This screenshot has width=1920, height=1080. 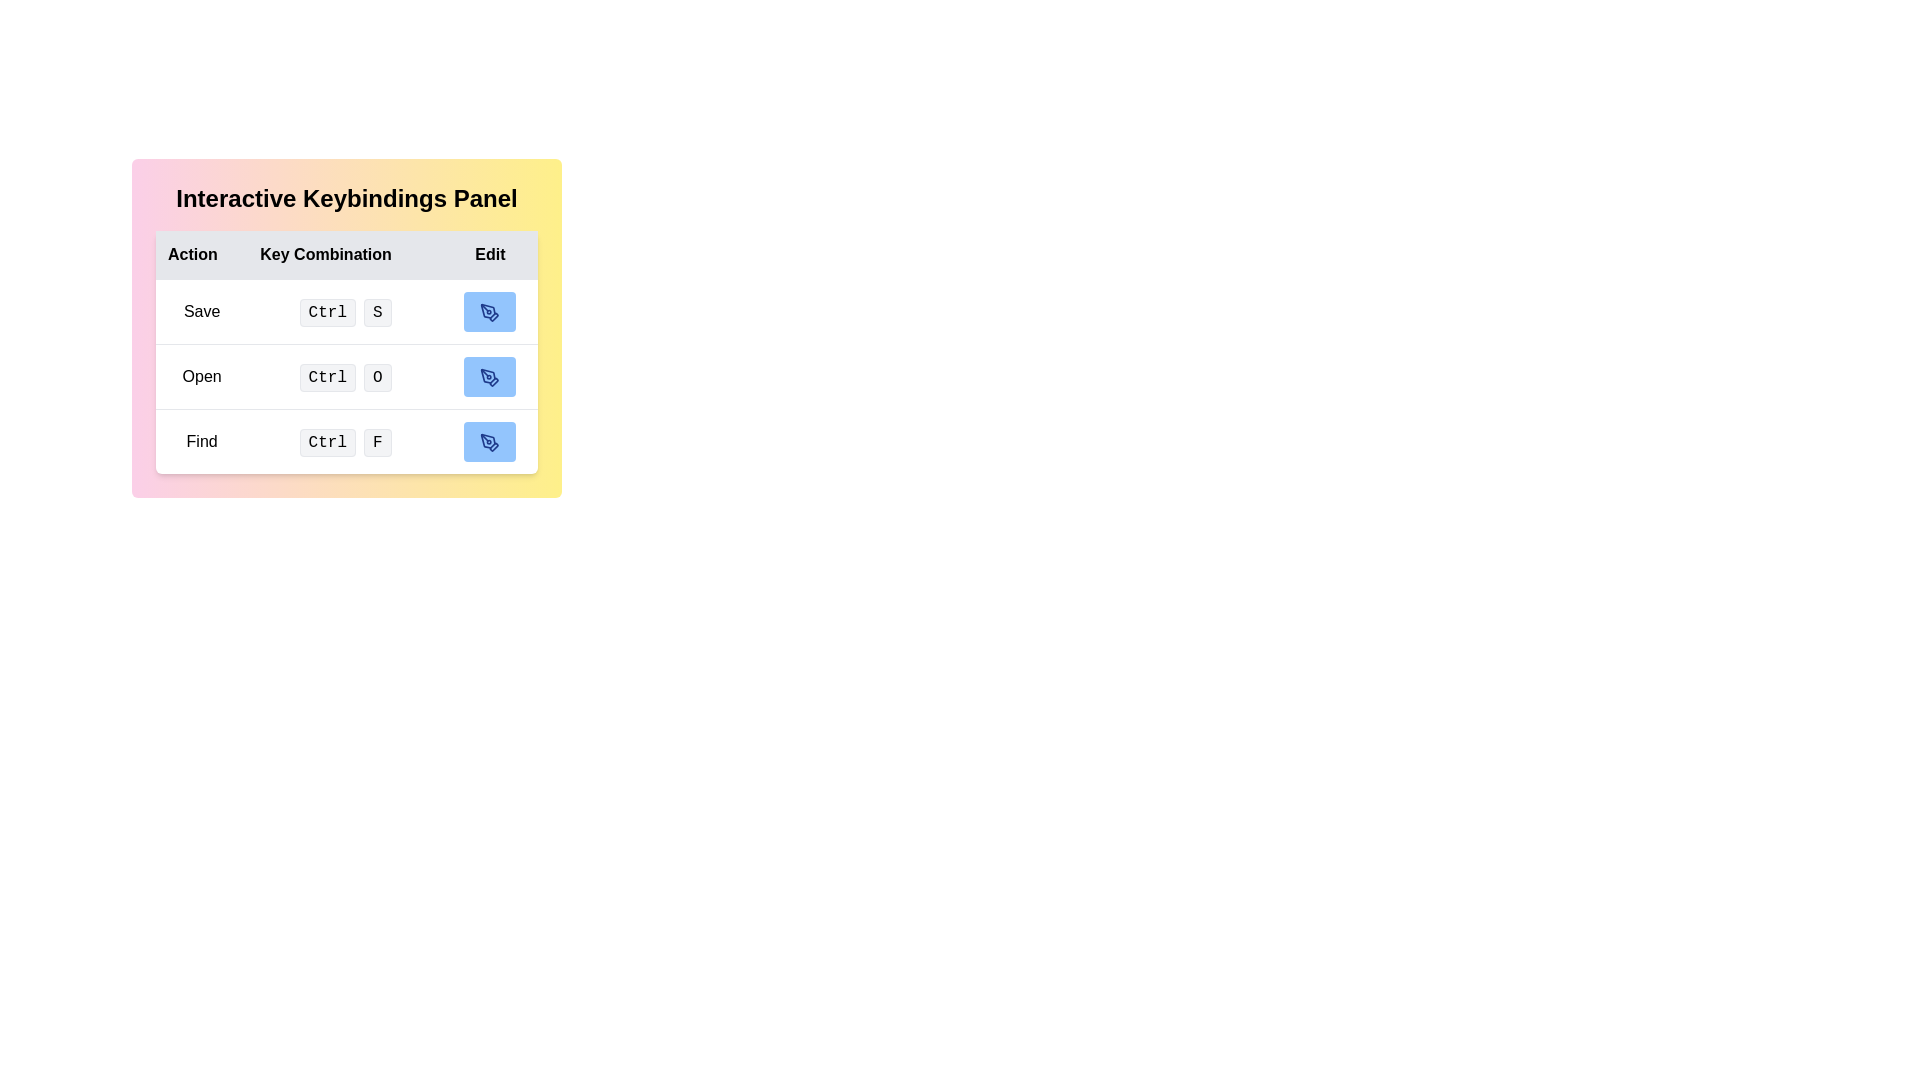 What do you see at coordinates (490, 377) in the screenshot?
I see `the blue button with rounded corners featuring a pen tool icon, located in the center-right of the 'Interactive Keybindings Panel' row associated with the 'Open' action` at bounding box center [490, 377].